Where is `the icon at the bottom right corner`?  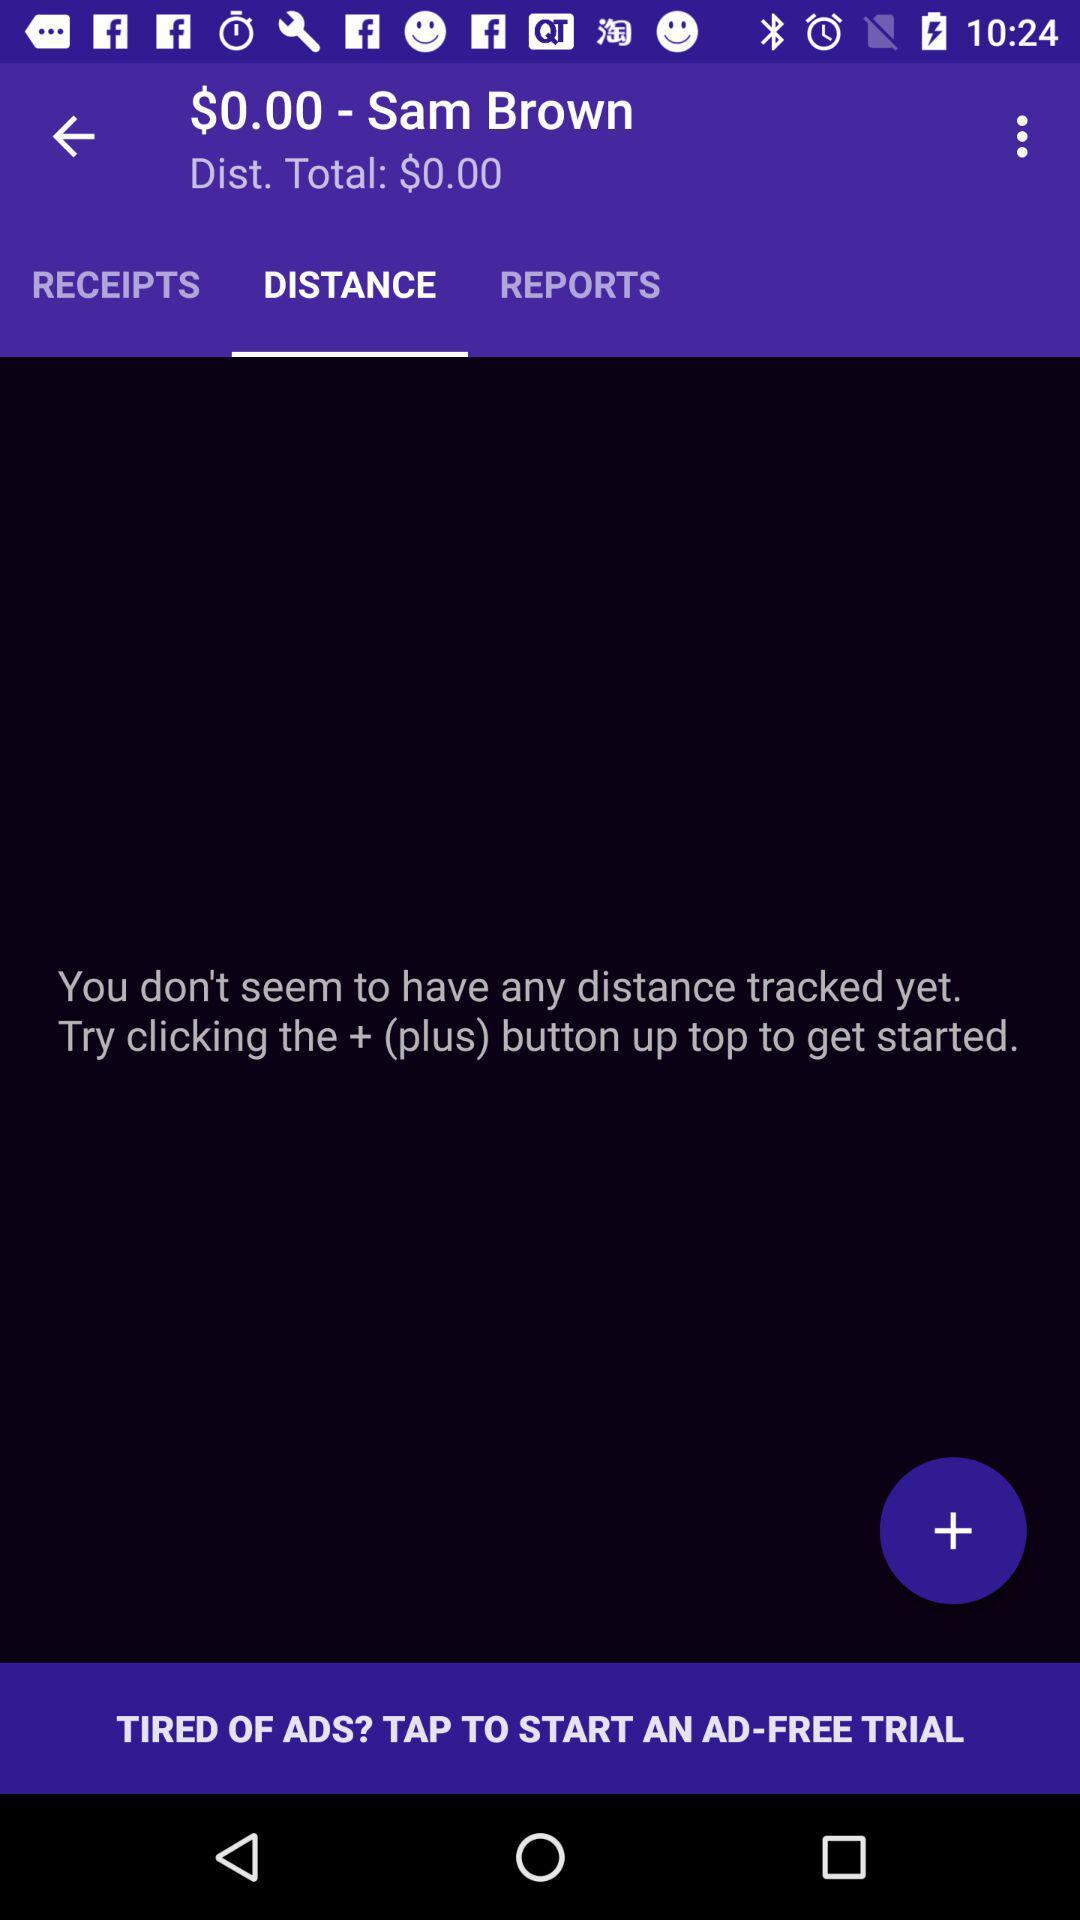 the icon at the bottom right corner is located at coordinates (952, 1529).